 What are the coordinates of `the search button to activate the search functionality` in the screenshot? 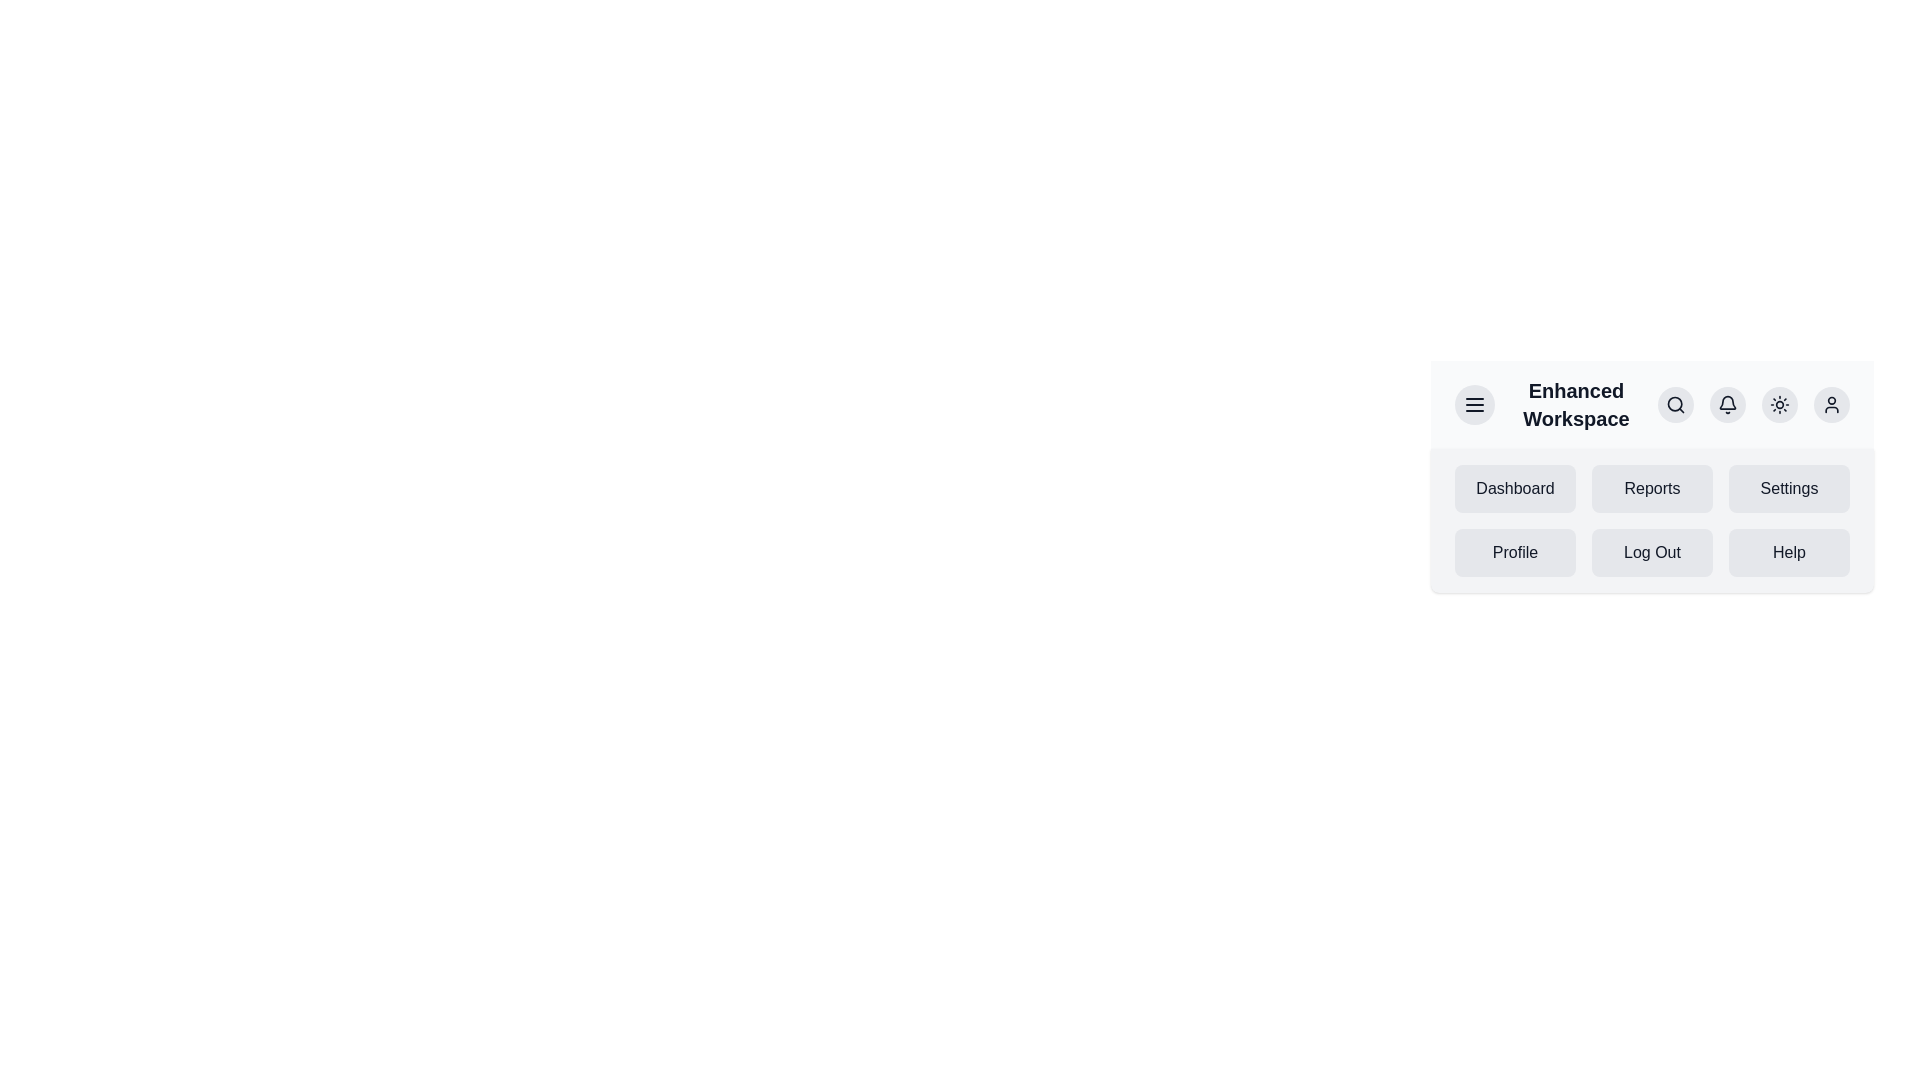 It's located at (1675, 405).